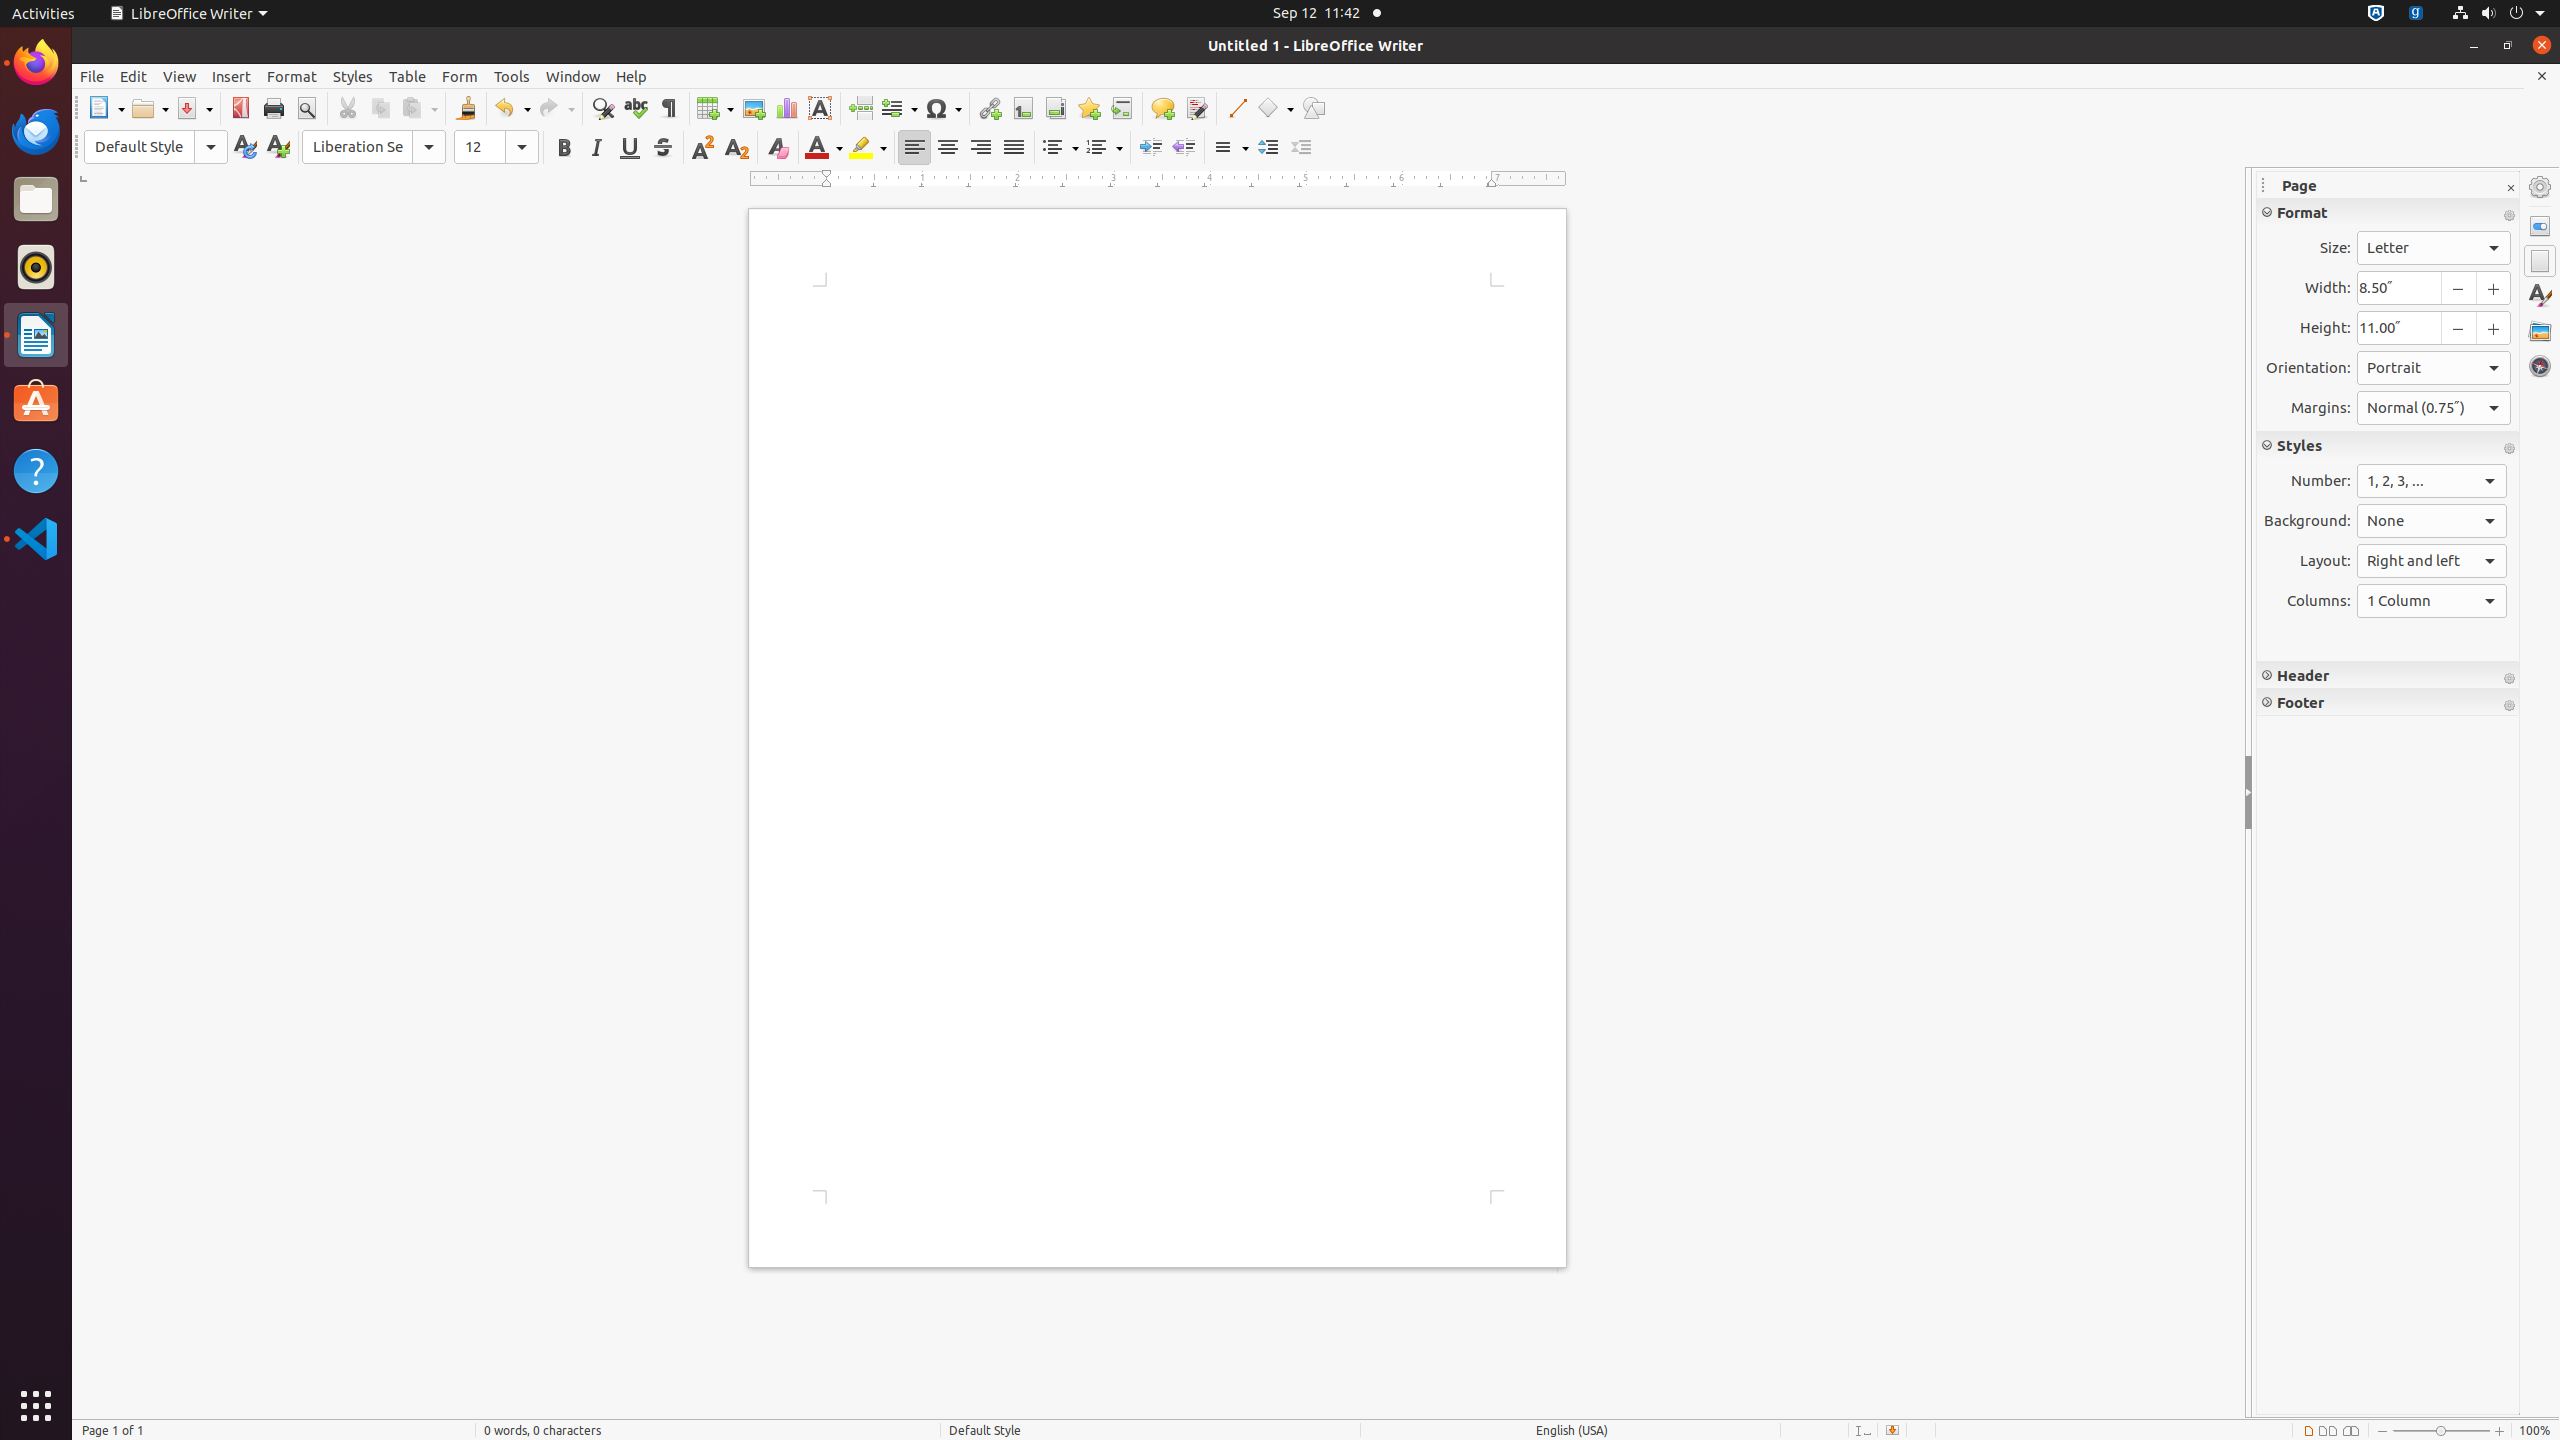  I want to click on 'Form', so click(460, 76).